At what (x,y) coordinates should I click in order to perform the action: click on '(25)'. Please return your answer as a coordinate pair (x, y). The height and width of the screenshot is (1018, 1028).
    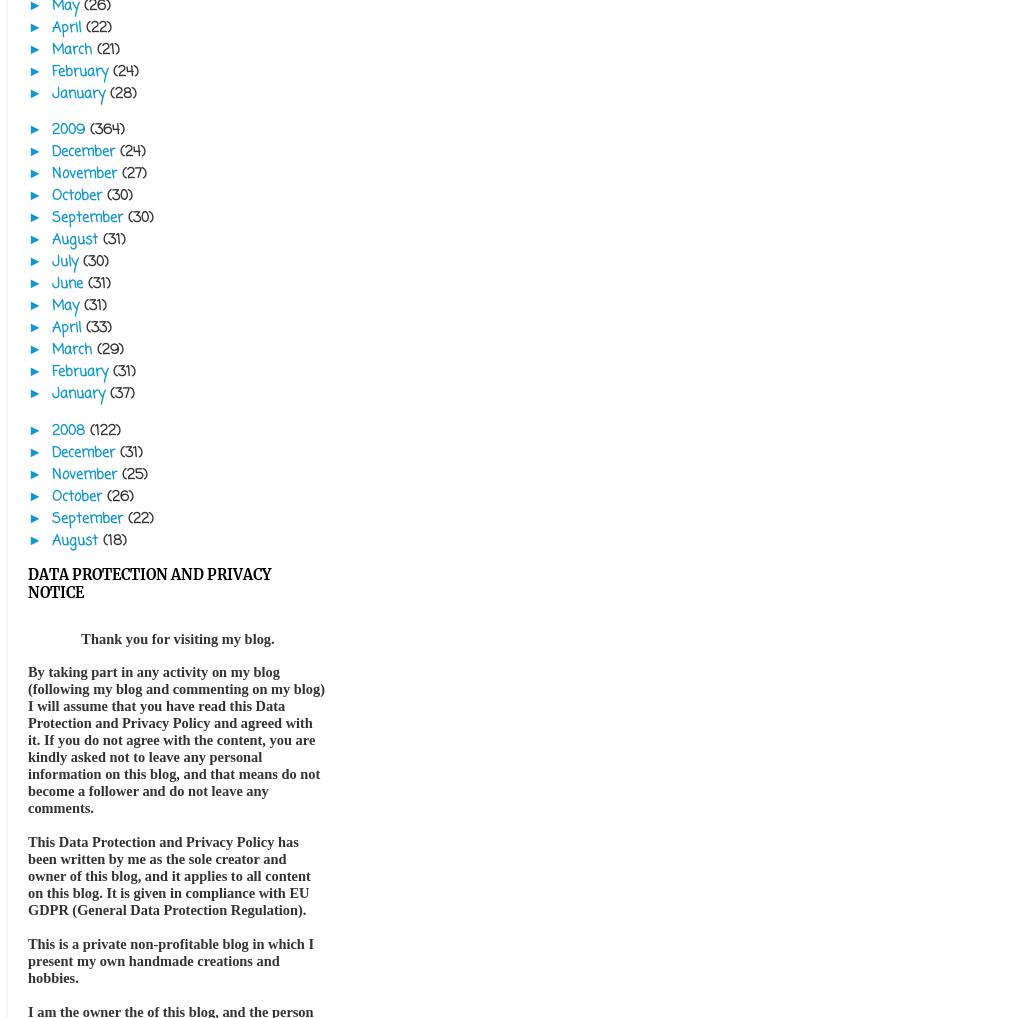
    Looking at the image, I should click on (134, 473).